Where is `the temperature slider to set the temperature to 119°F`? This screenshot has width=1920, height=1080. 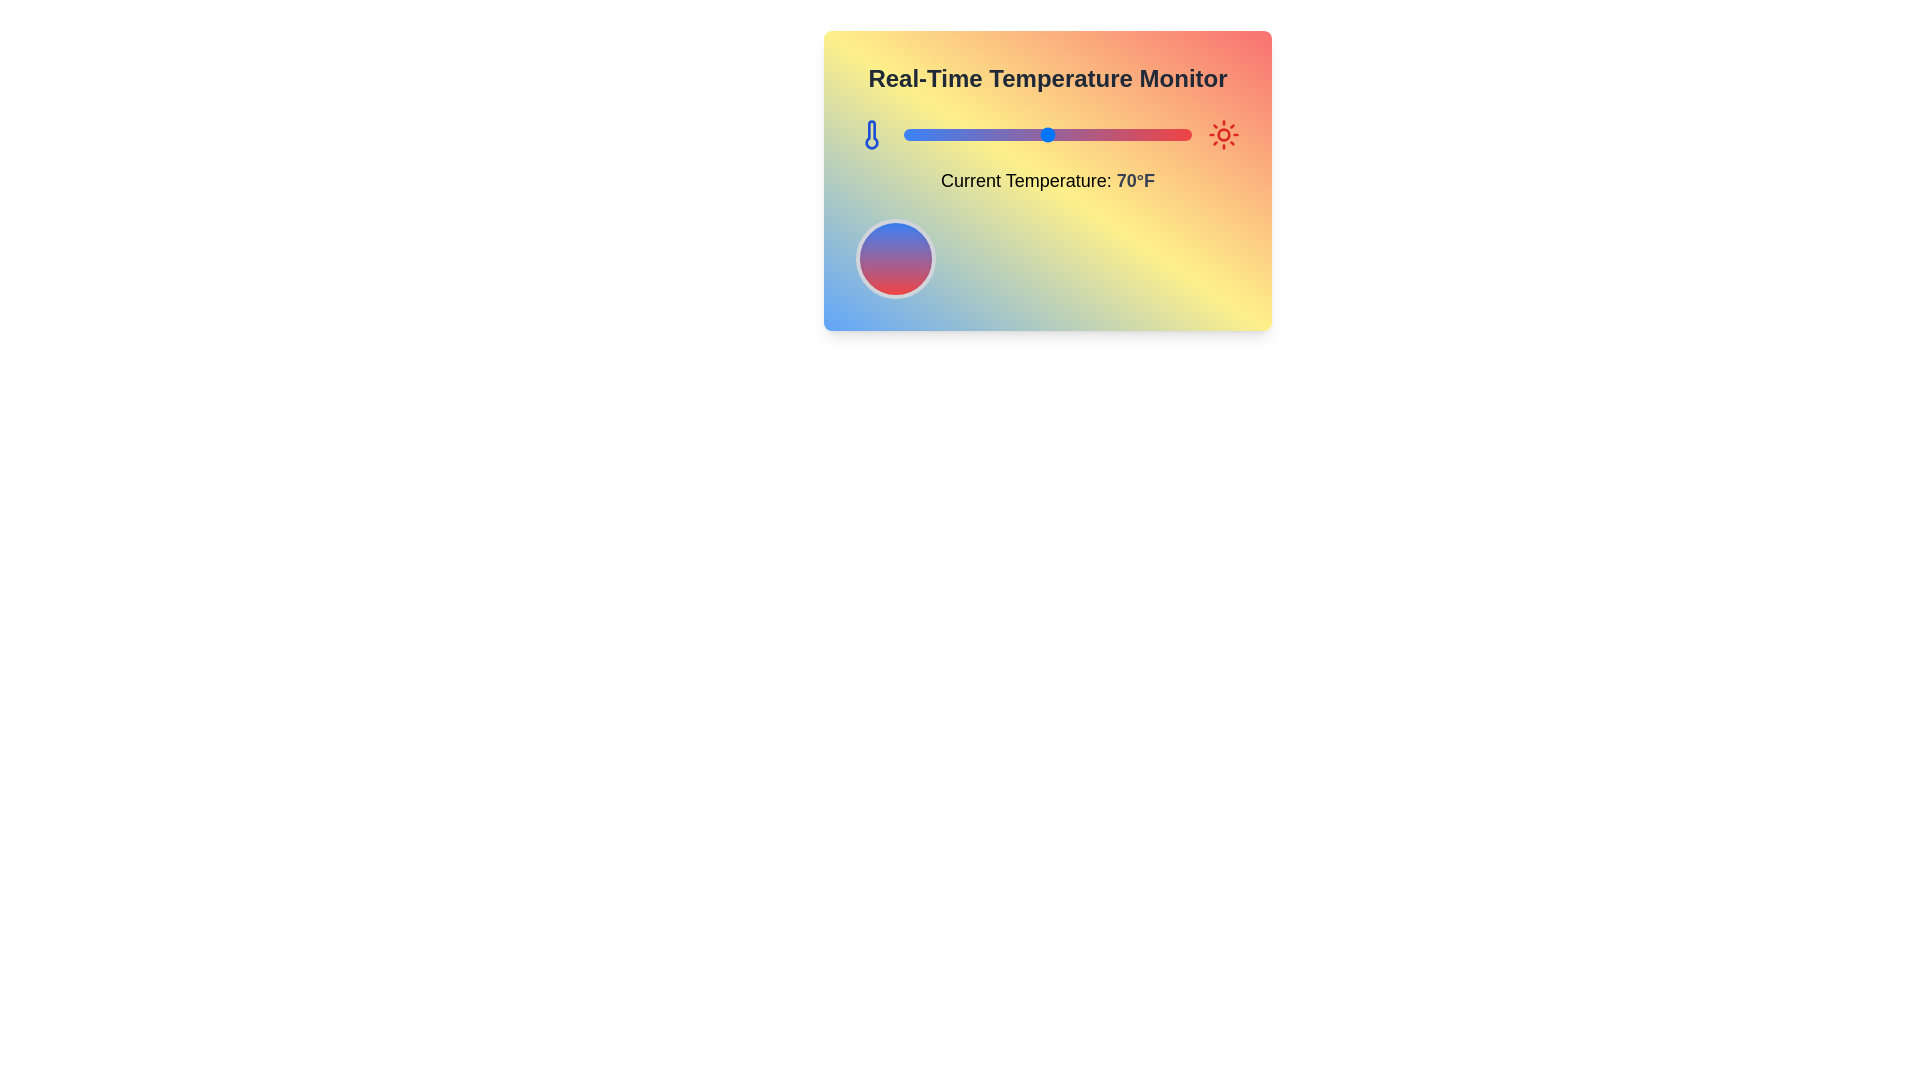
the temperature slider to set the temperature to 119°F is located at coordinates (1189, 135).